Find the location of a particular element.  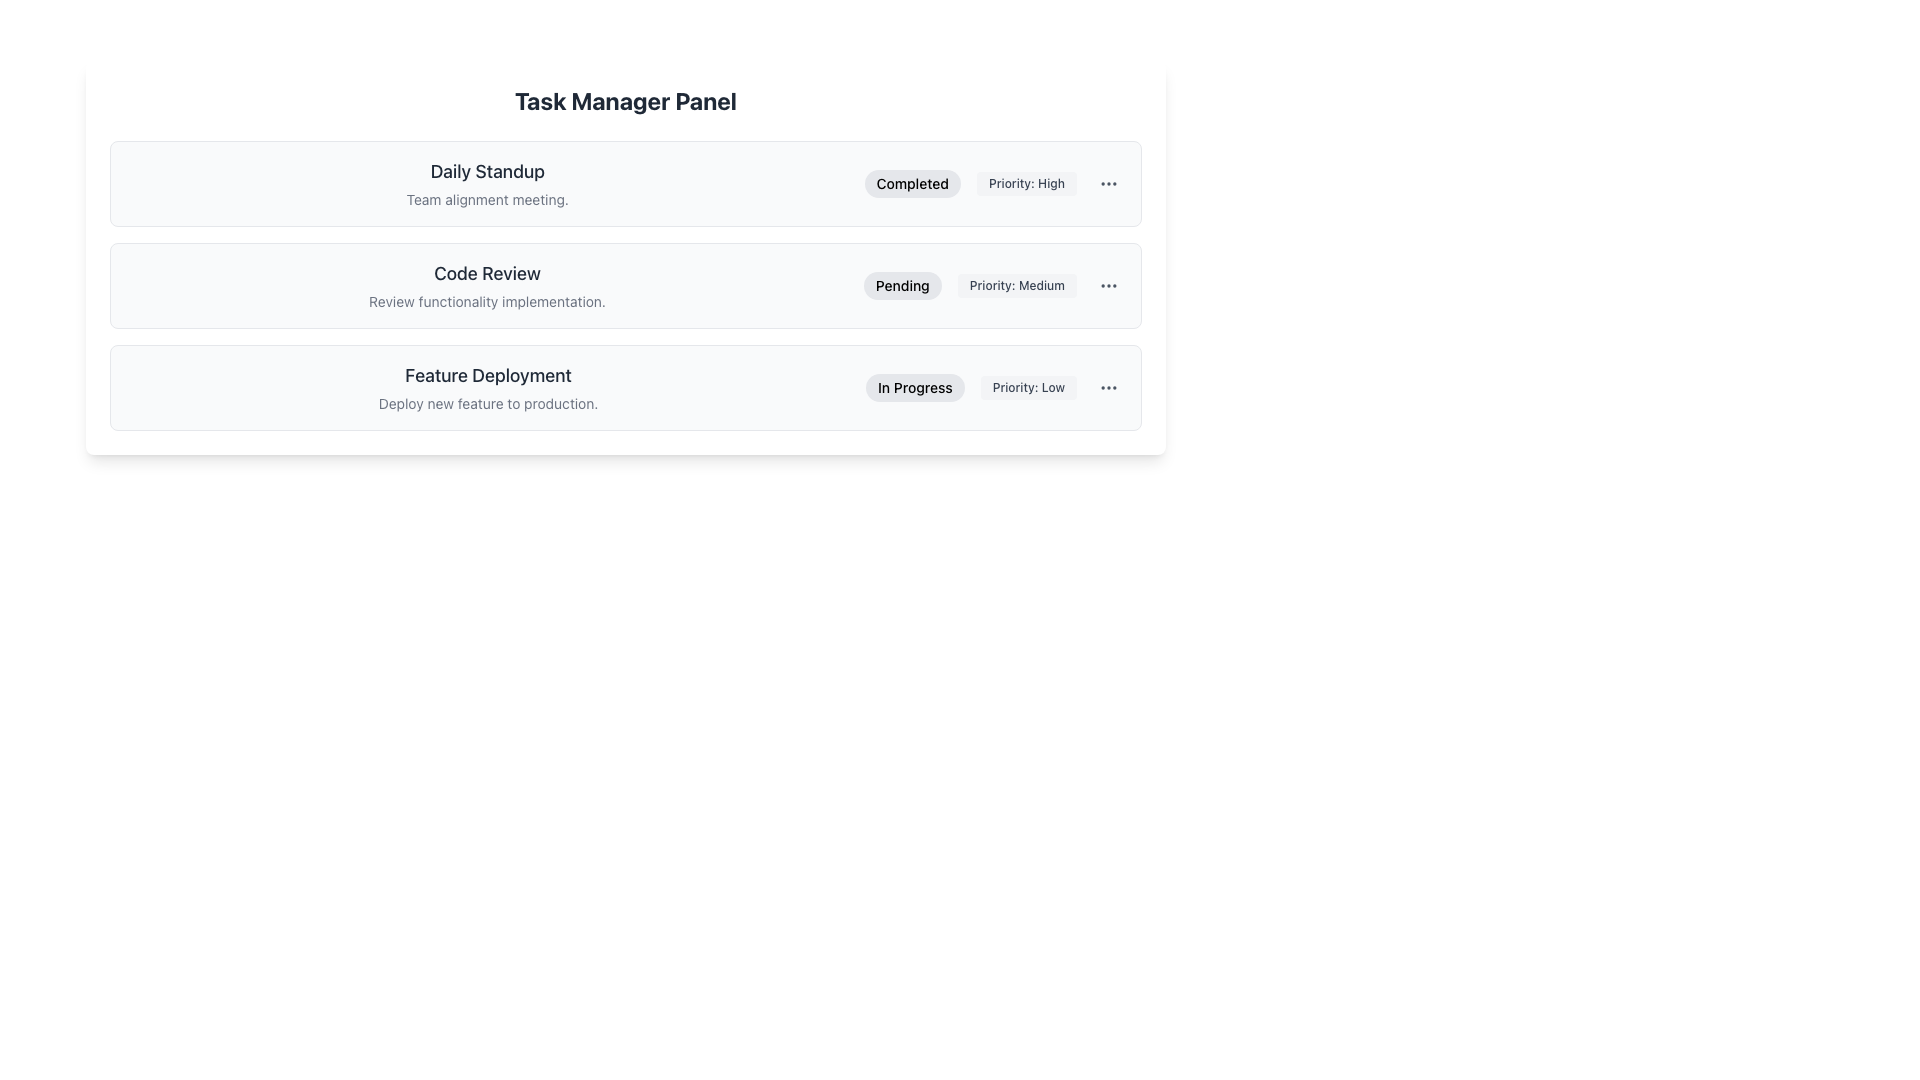

the label indicating the current status of the task associated with the 'Feature Deployment' row, located in the third list item of the task list, positioned to the right-hand side of the row is located at coordinates (914, 388).